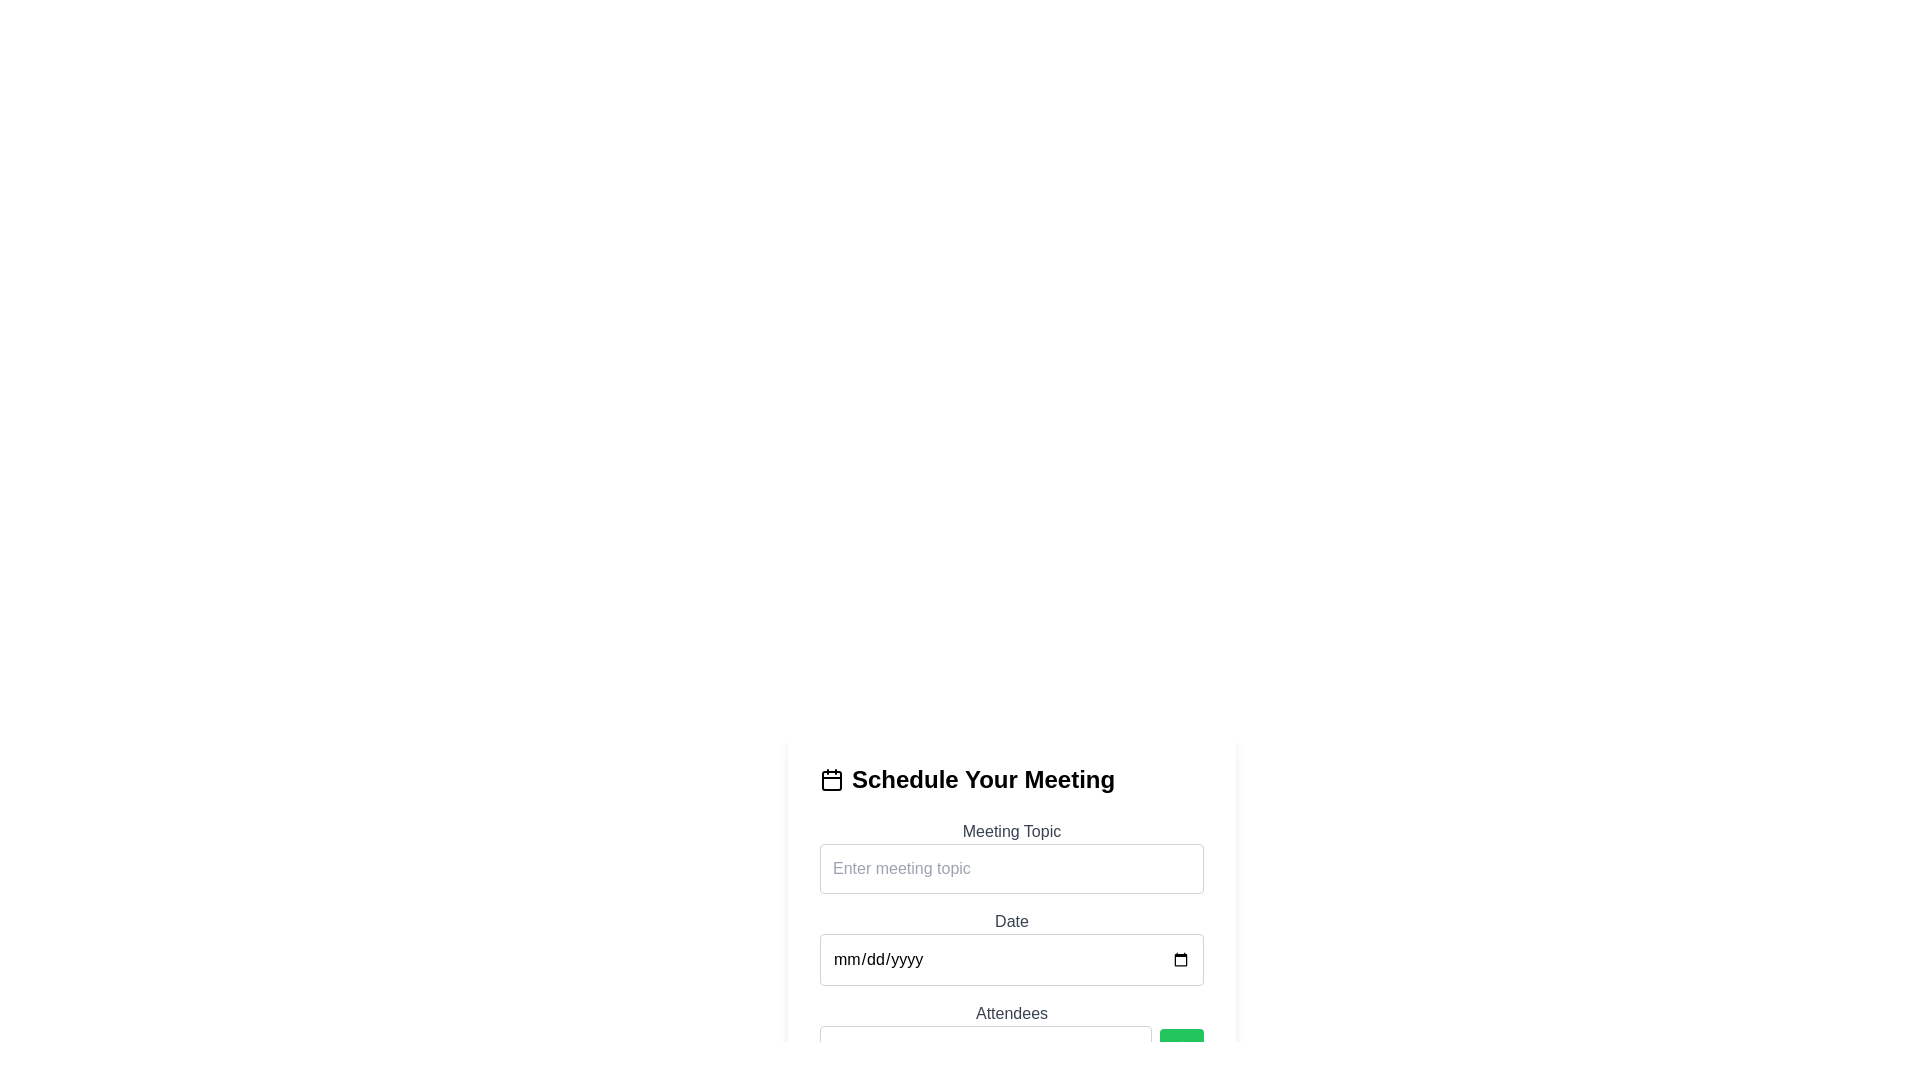 The height and width of the screenshot is (1080, 1920). I want to click on the input field for attendee email addresses, which is located in the third section of the vertical form structure, so click(1012, 1037).